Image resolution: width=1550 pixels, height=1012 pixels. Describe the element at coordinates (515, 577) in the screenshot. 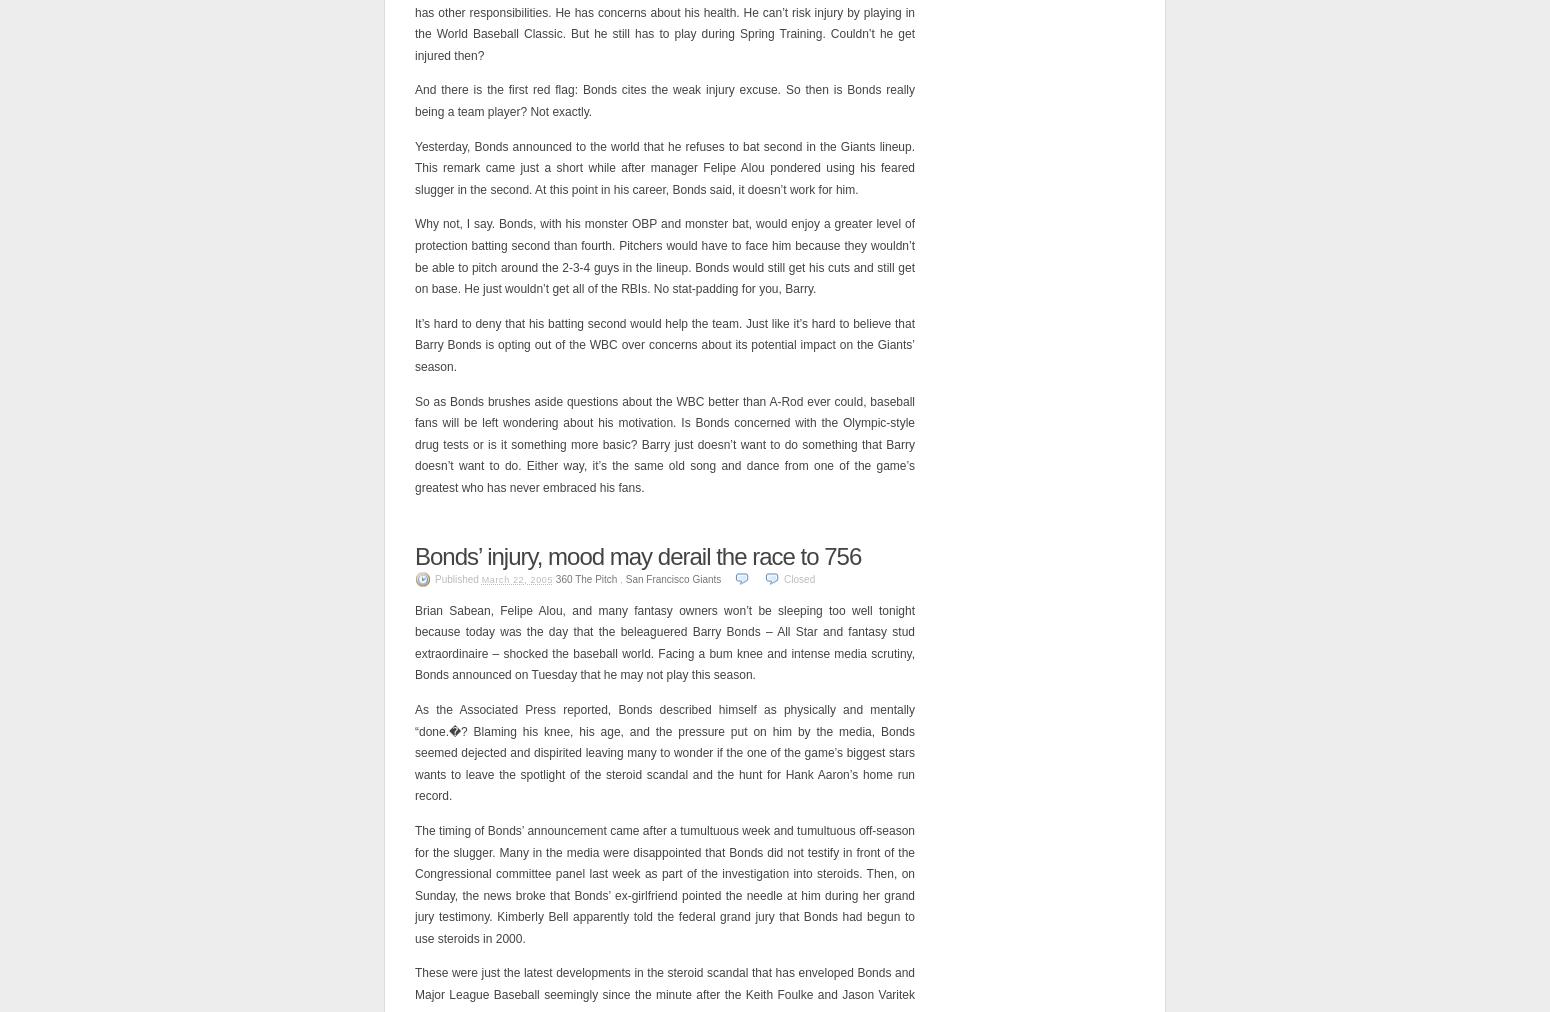

I see `'March 22, 2005'` at that location.